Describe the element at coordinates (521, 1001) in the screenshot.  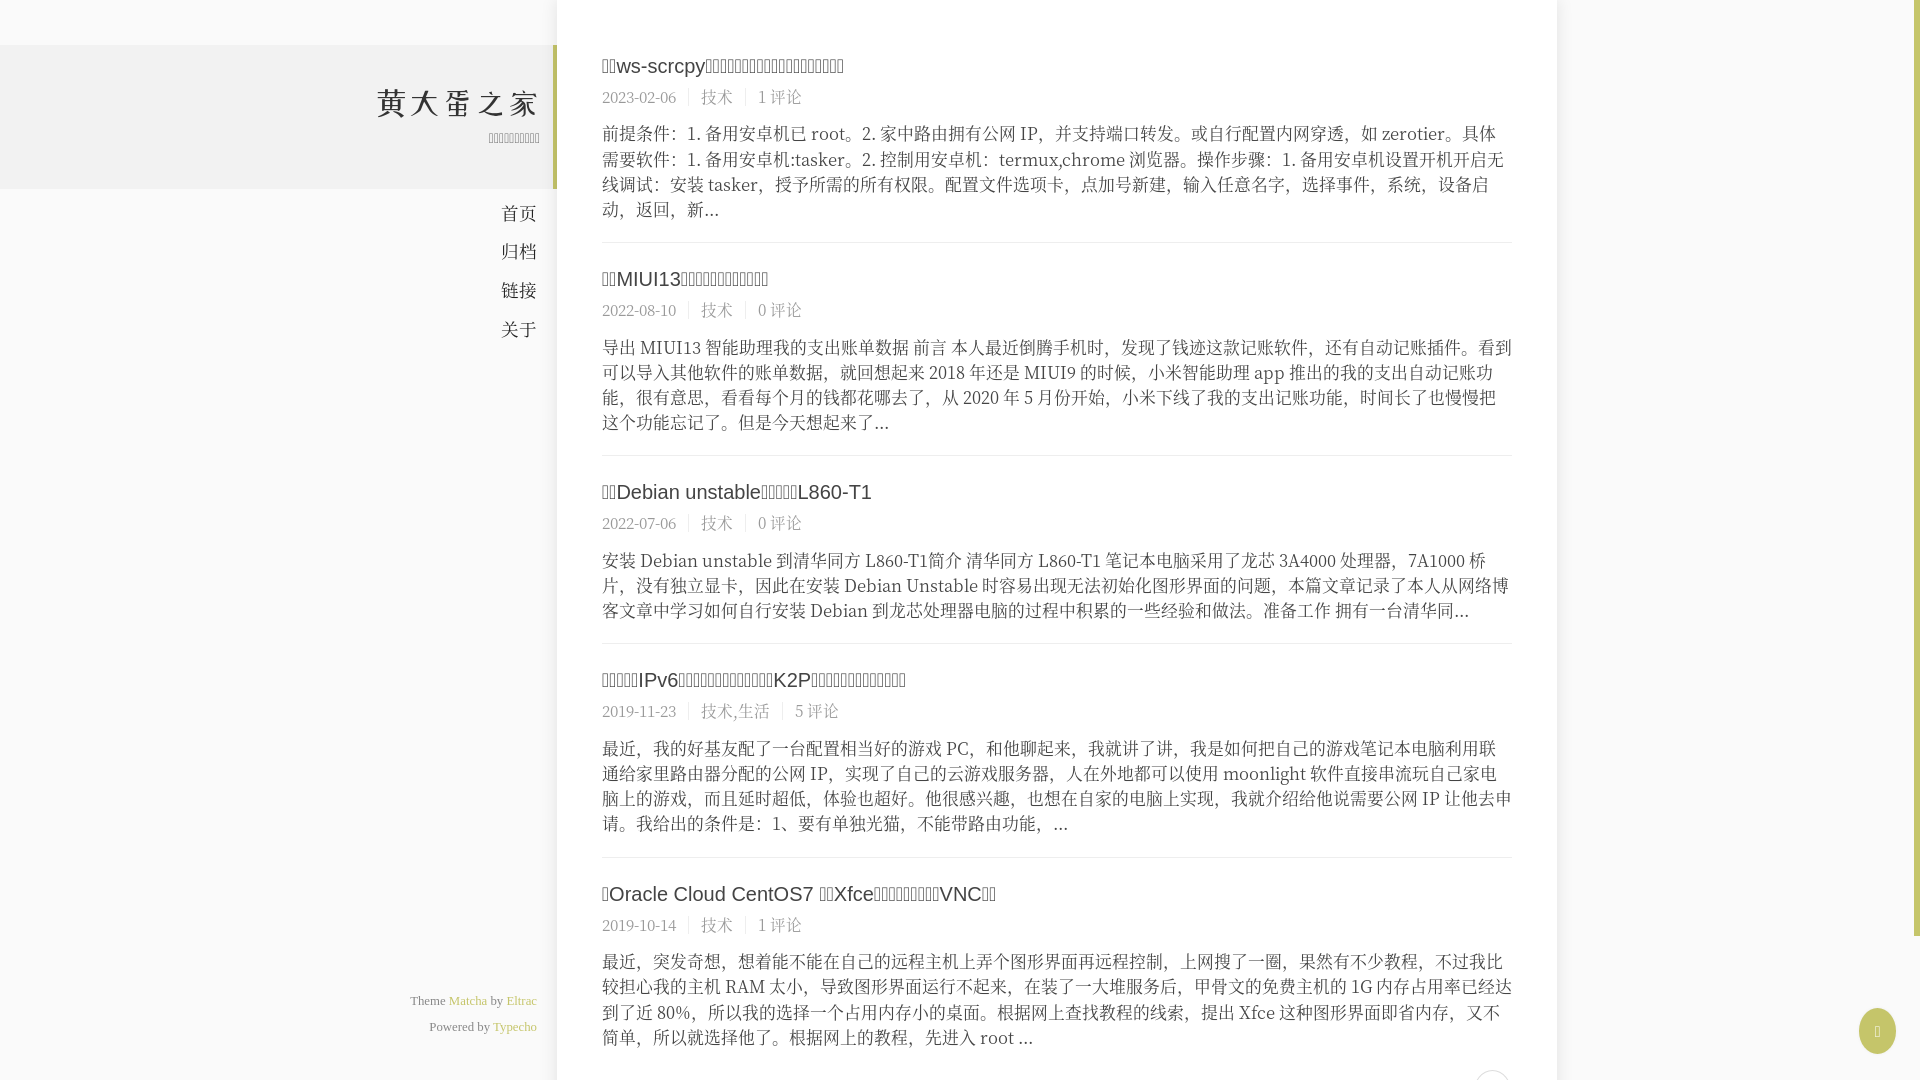
I see `'Eltrac'` at that location.